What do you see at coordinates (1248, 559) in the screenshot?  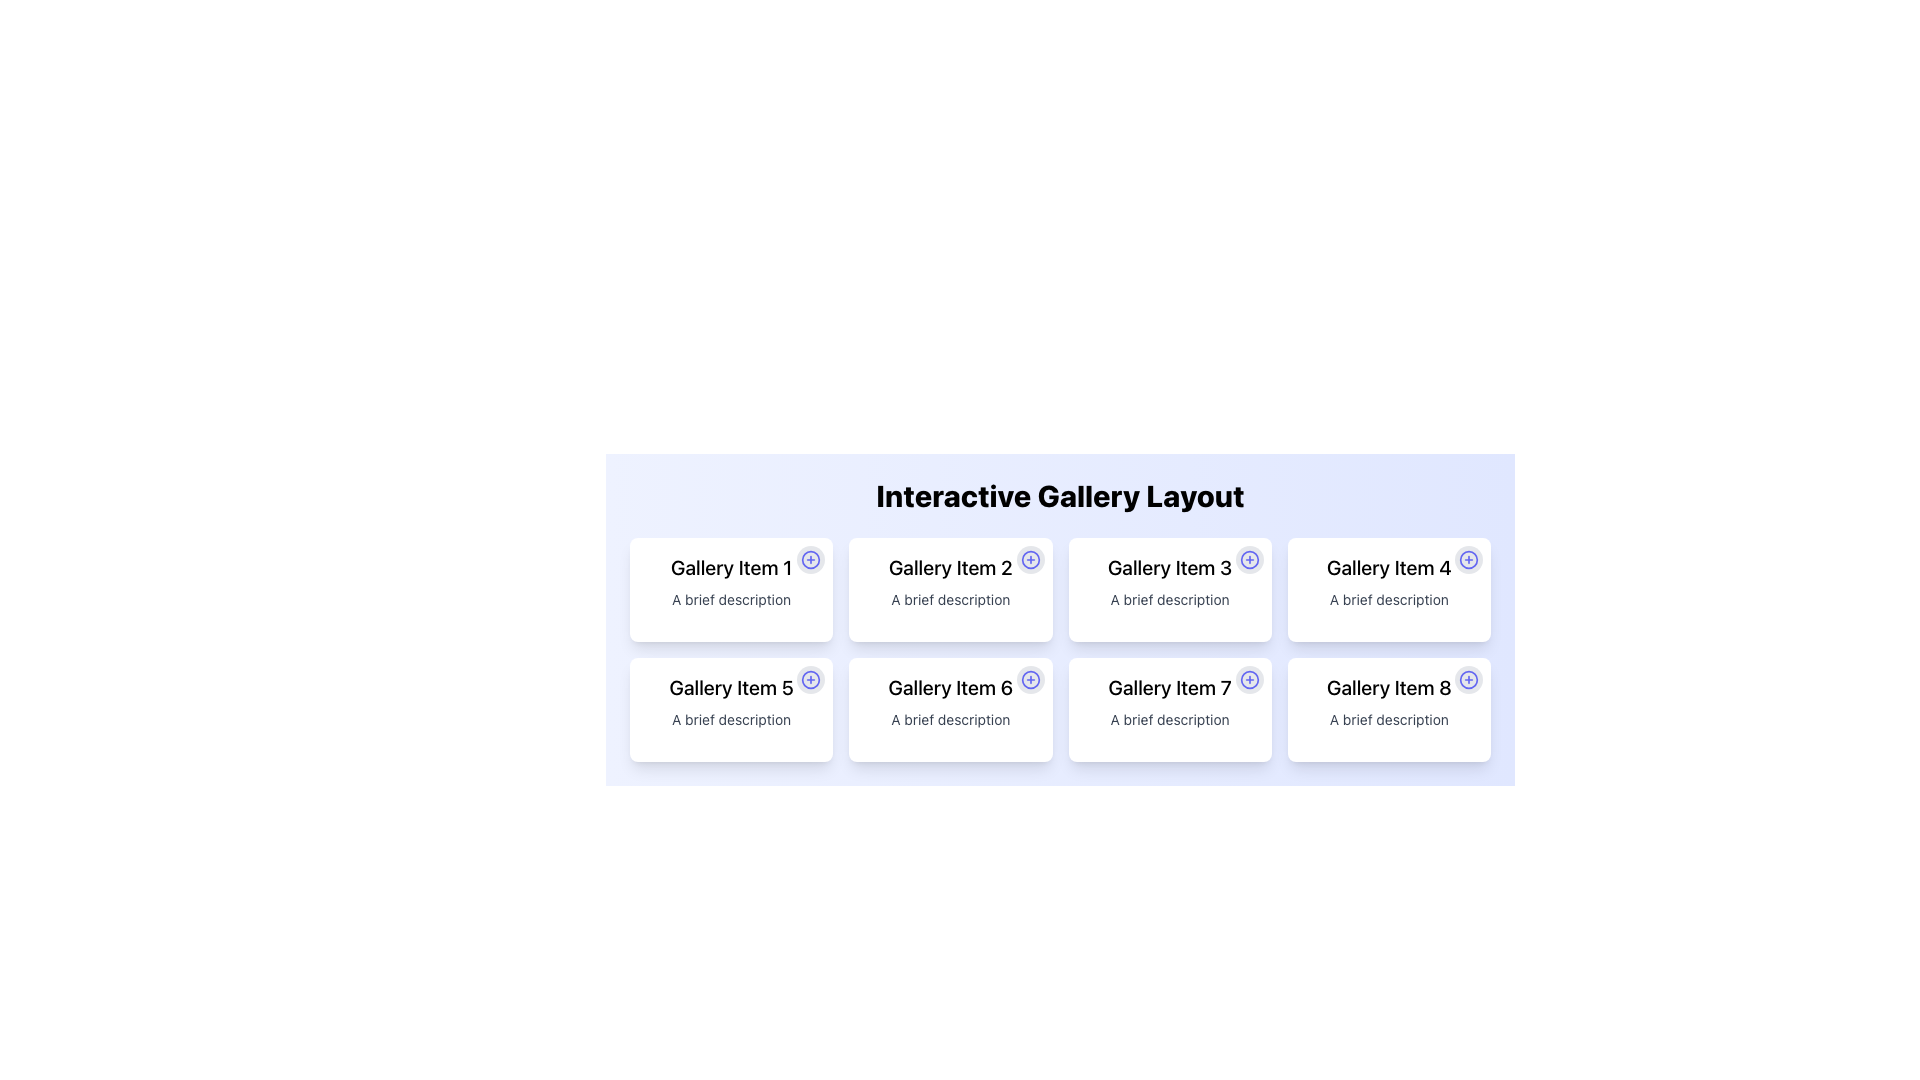 I see `the interactive button located in the top-right corner of the card labeled 'Gallery Item 3'` at bounding box center [1248, 559].